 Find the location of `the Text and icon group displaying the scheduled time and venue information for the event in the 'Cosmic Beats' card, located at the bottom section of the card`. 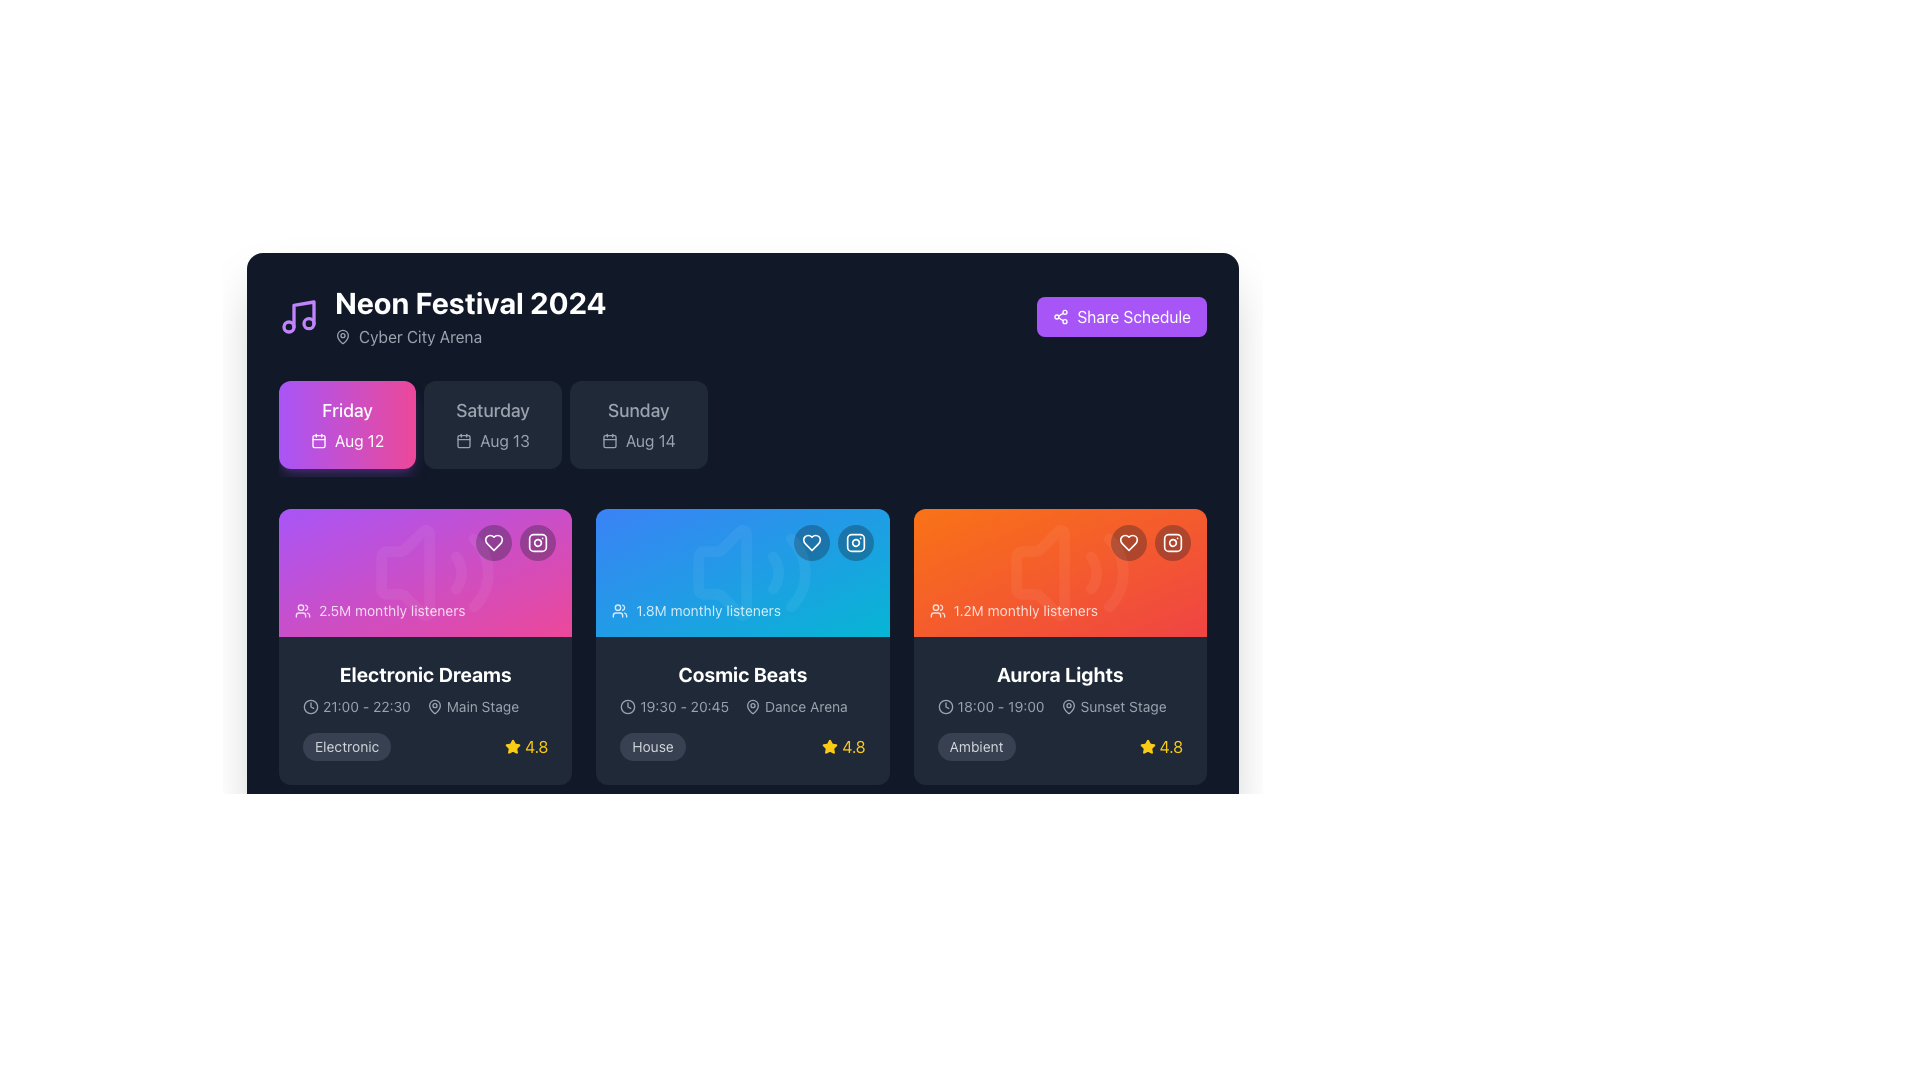

the Text and icon group displaying the scheduled time and venue information for the event in the 'Cosmic Beats' card, located at the bottom section of the card is located at coordinates (742, 705).